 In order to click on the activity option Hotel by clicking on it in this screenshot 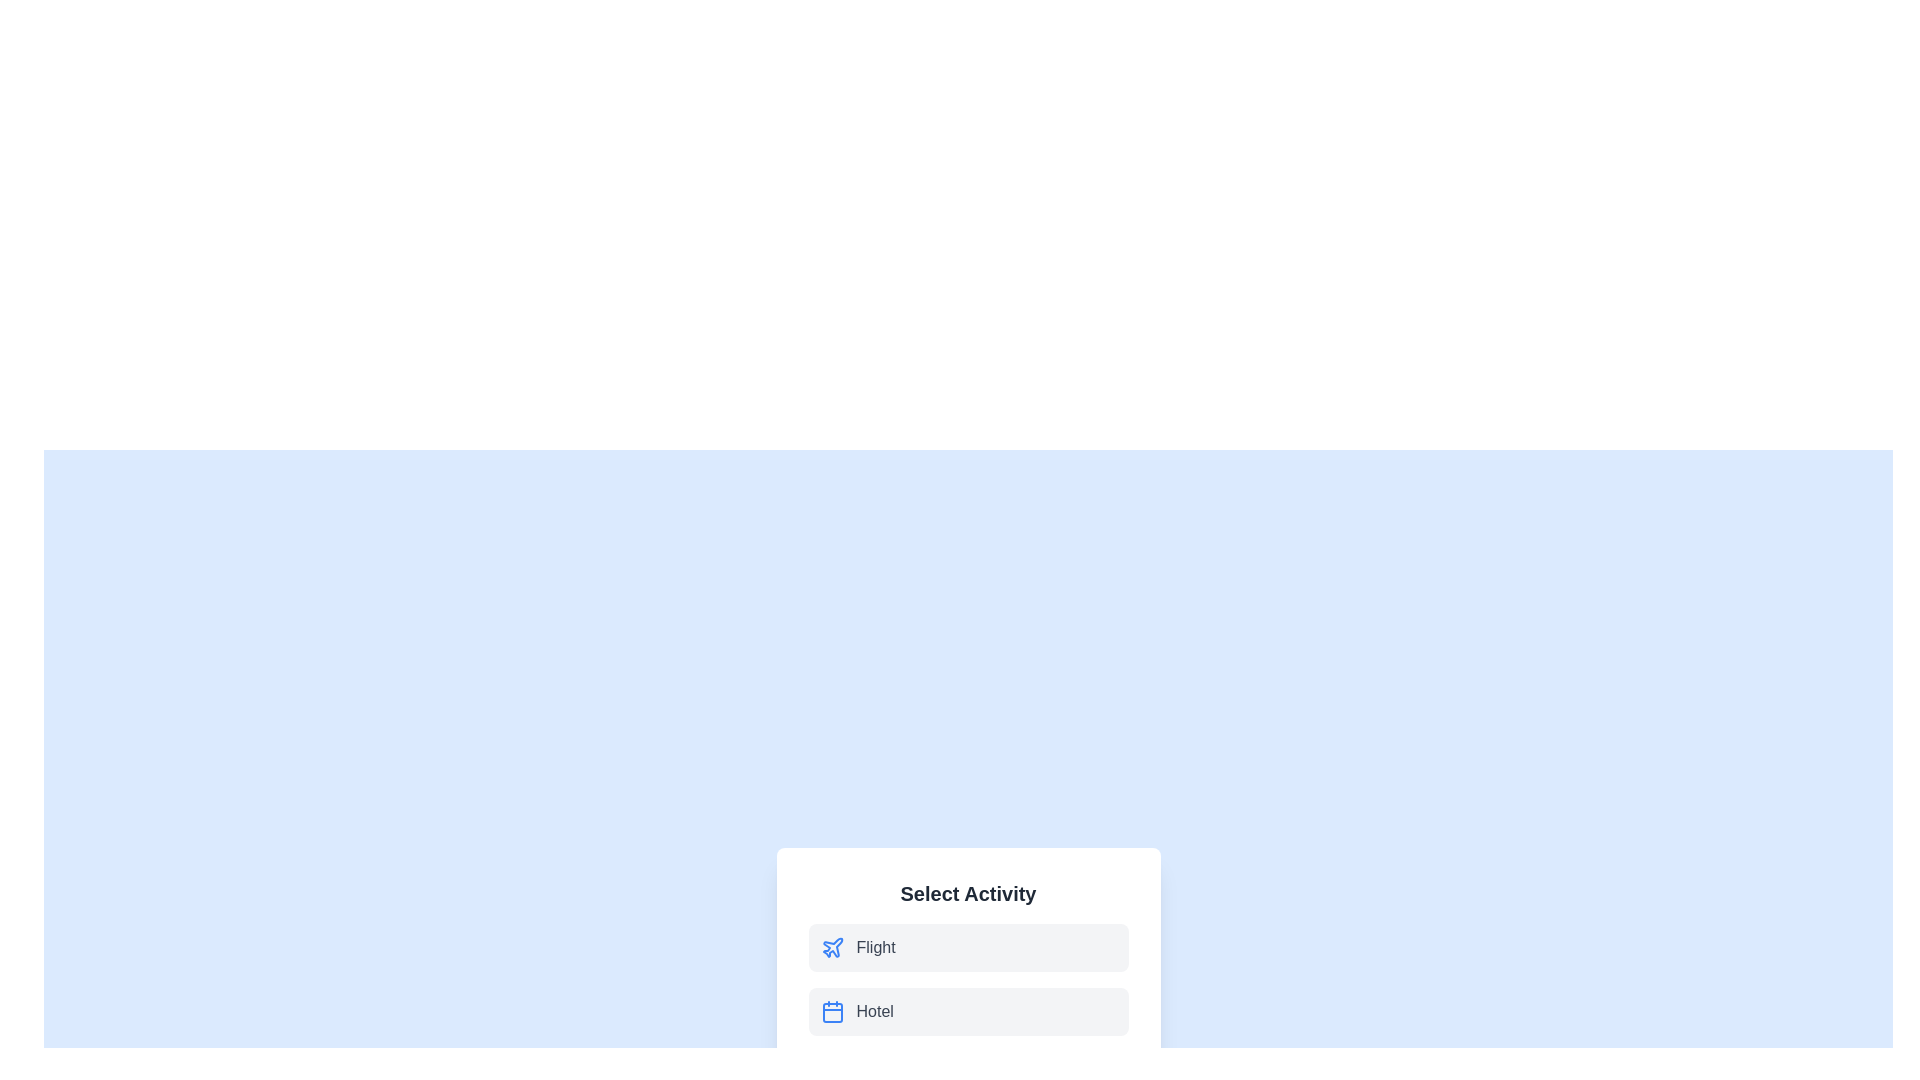, I will do `click(968, 1011)`.